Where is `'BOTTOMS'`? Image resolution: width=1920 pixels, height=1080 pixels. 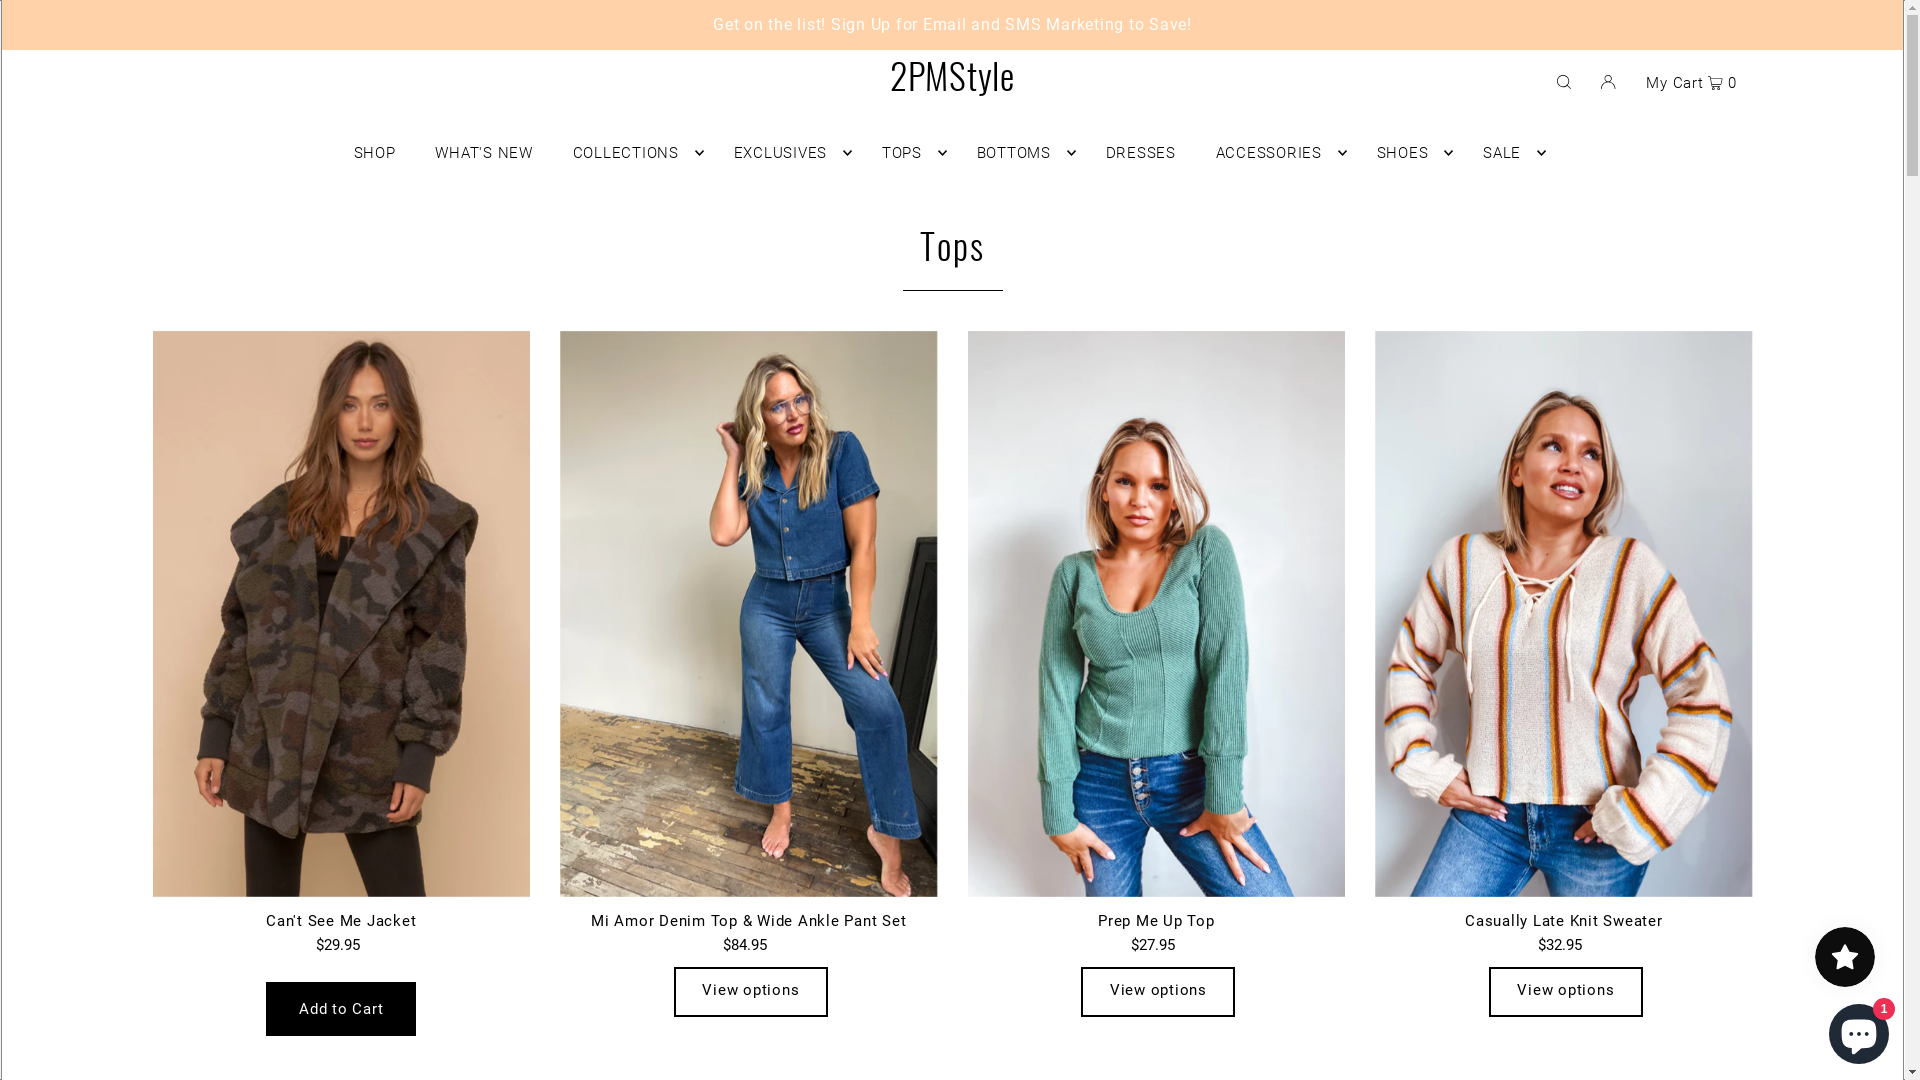 'BOTTOMS' is located at coordinates (1021, 152).